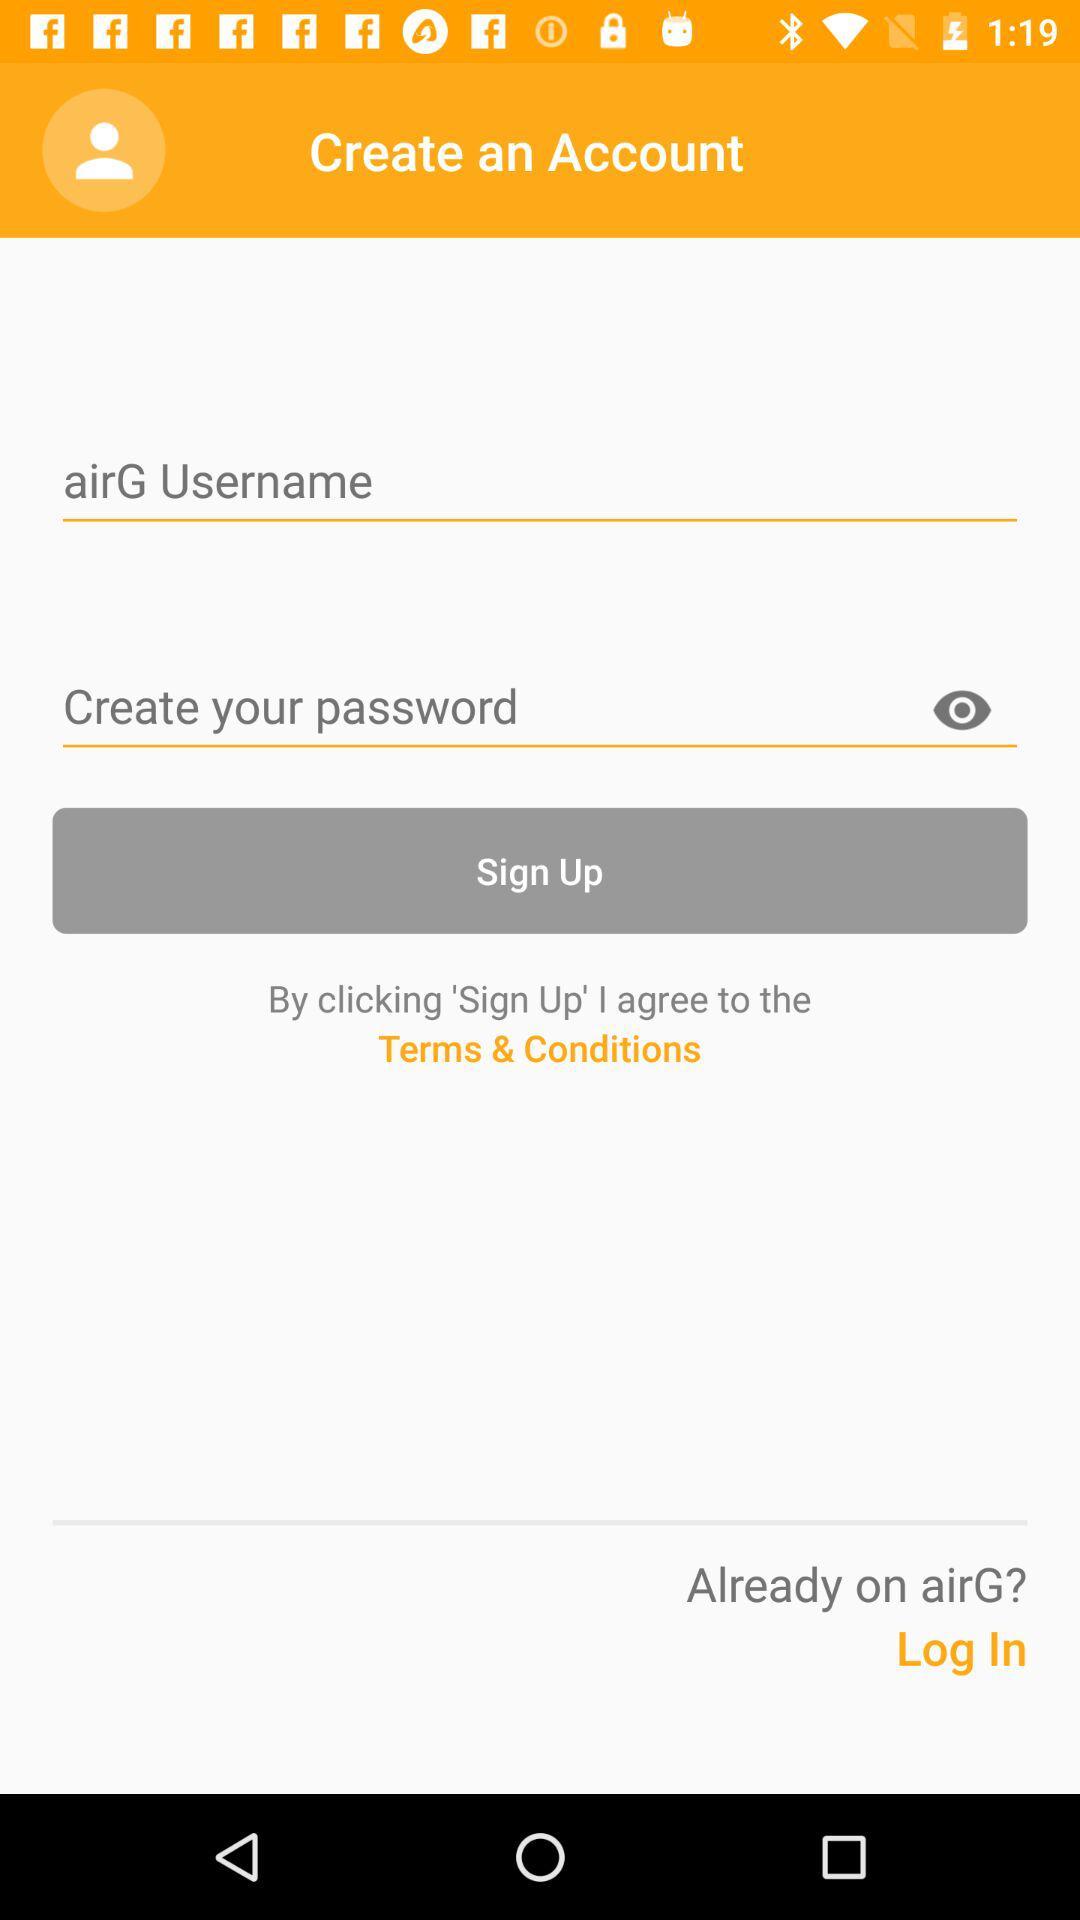 The height and width of the screenshot is (1920, 1080). I want to click on icon below by clicking sign app, so click(538, 1084).